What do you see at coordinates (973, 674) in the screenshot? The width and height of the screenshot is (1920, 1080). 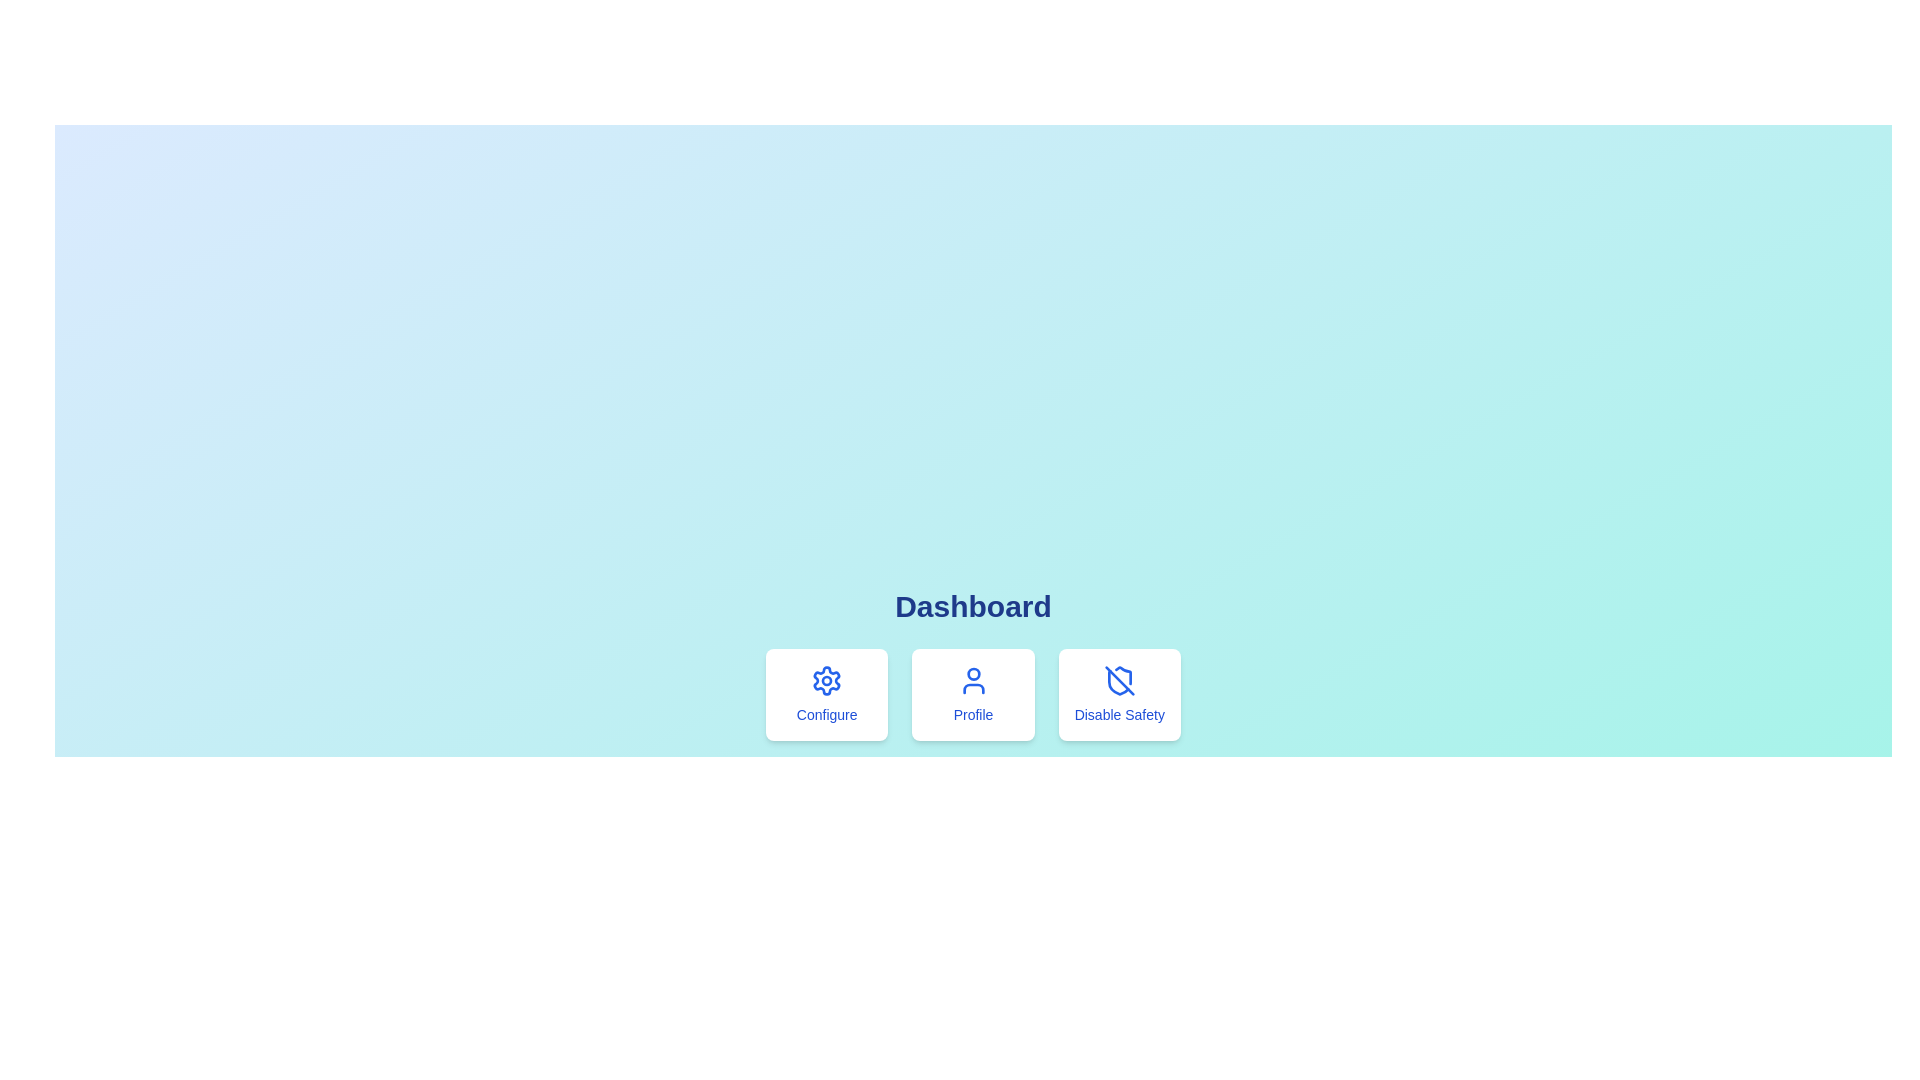 I see `the appearance of the circular component representing the user profile head in the middle button of the three-button row labeled 'Configure,' 'Profile,' and 'Disable Safety.'` at bounding box center [973, 674].